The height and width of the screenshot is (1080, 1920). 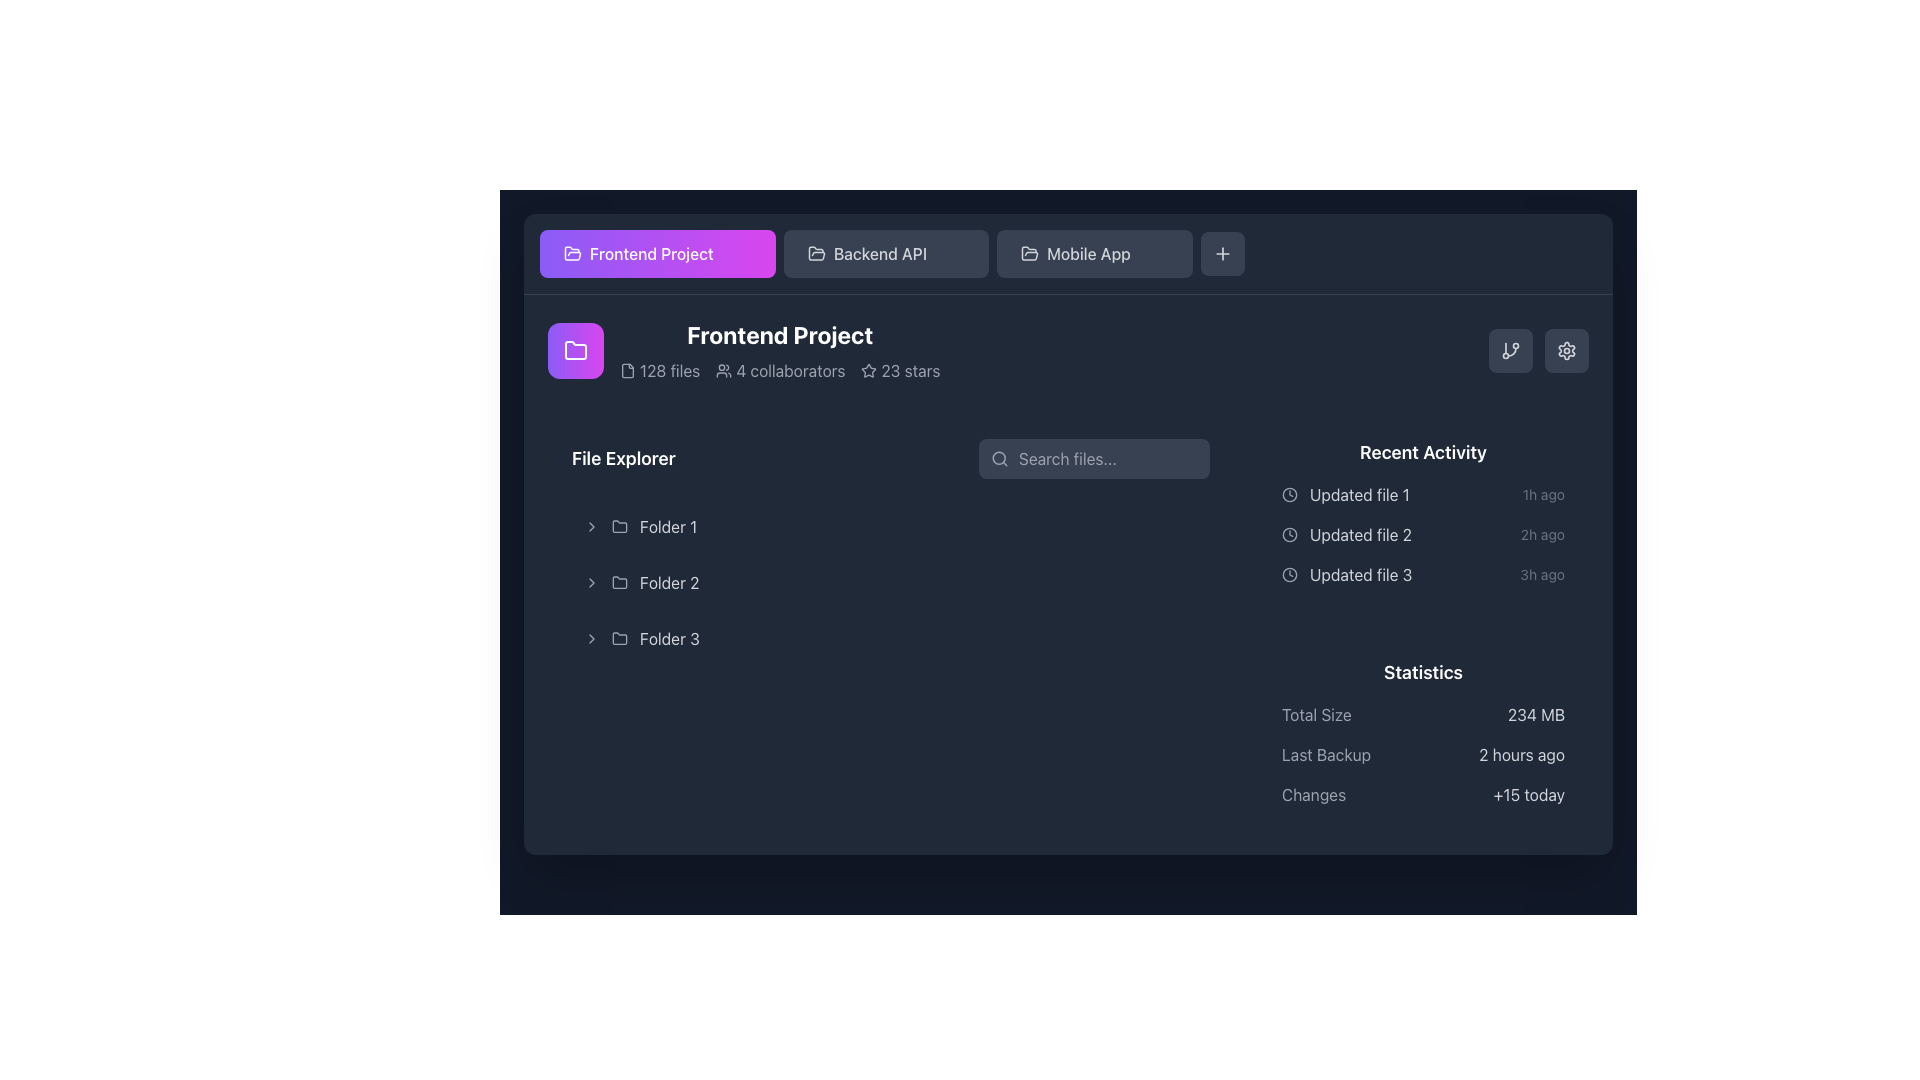 I want to click on the Close button, so click(x=953, y=253).